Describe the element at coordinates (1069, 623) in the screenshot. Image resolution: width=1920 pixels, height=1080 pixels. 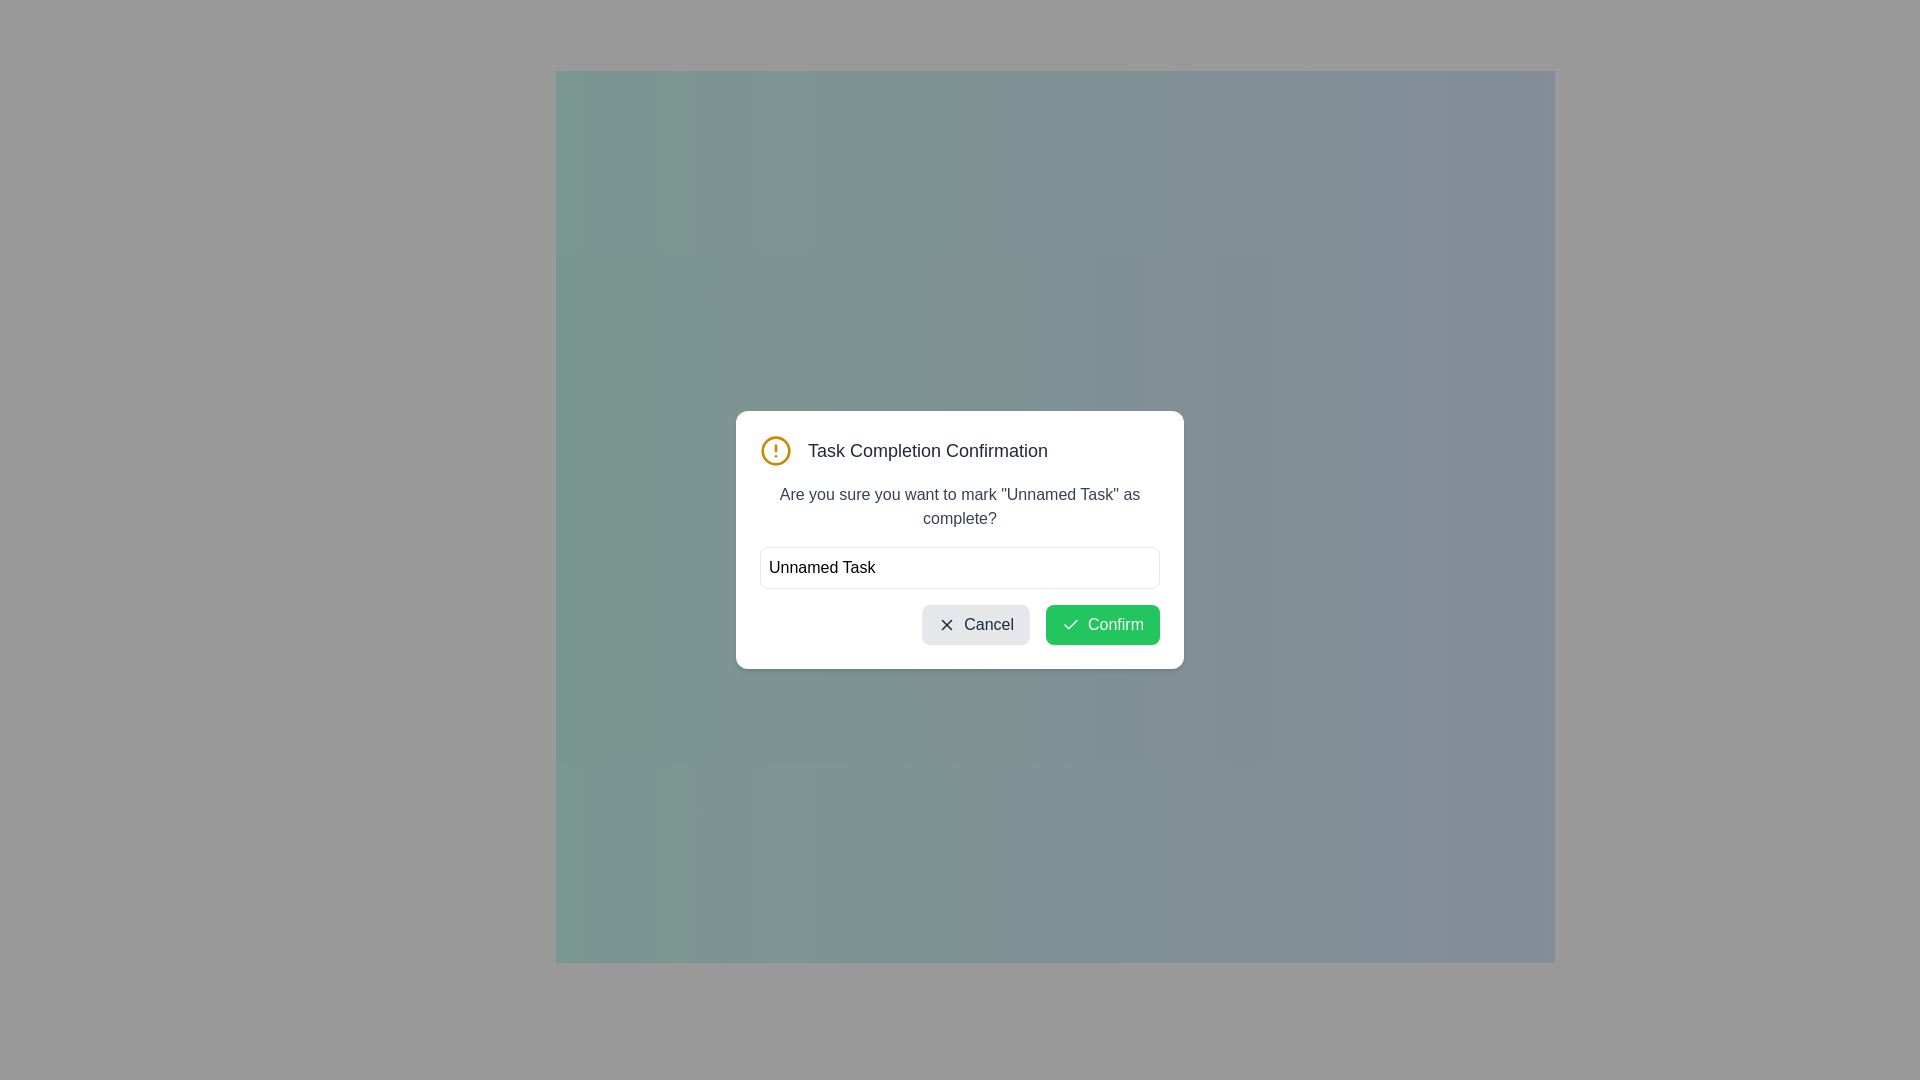
I see `the behavior of the small green checkmark icon located to the left of the 'Confirm' button in the confirmation dialog box` at that location.